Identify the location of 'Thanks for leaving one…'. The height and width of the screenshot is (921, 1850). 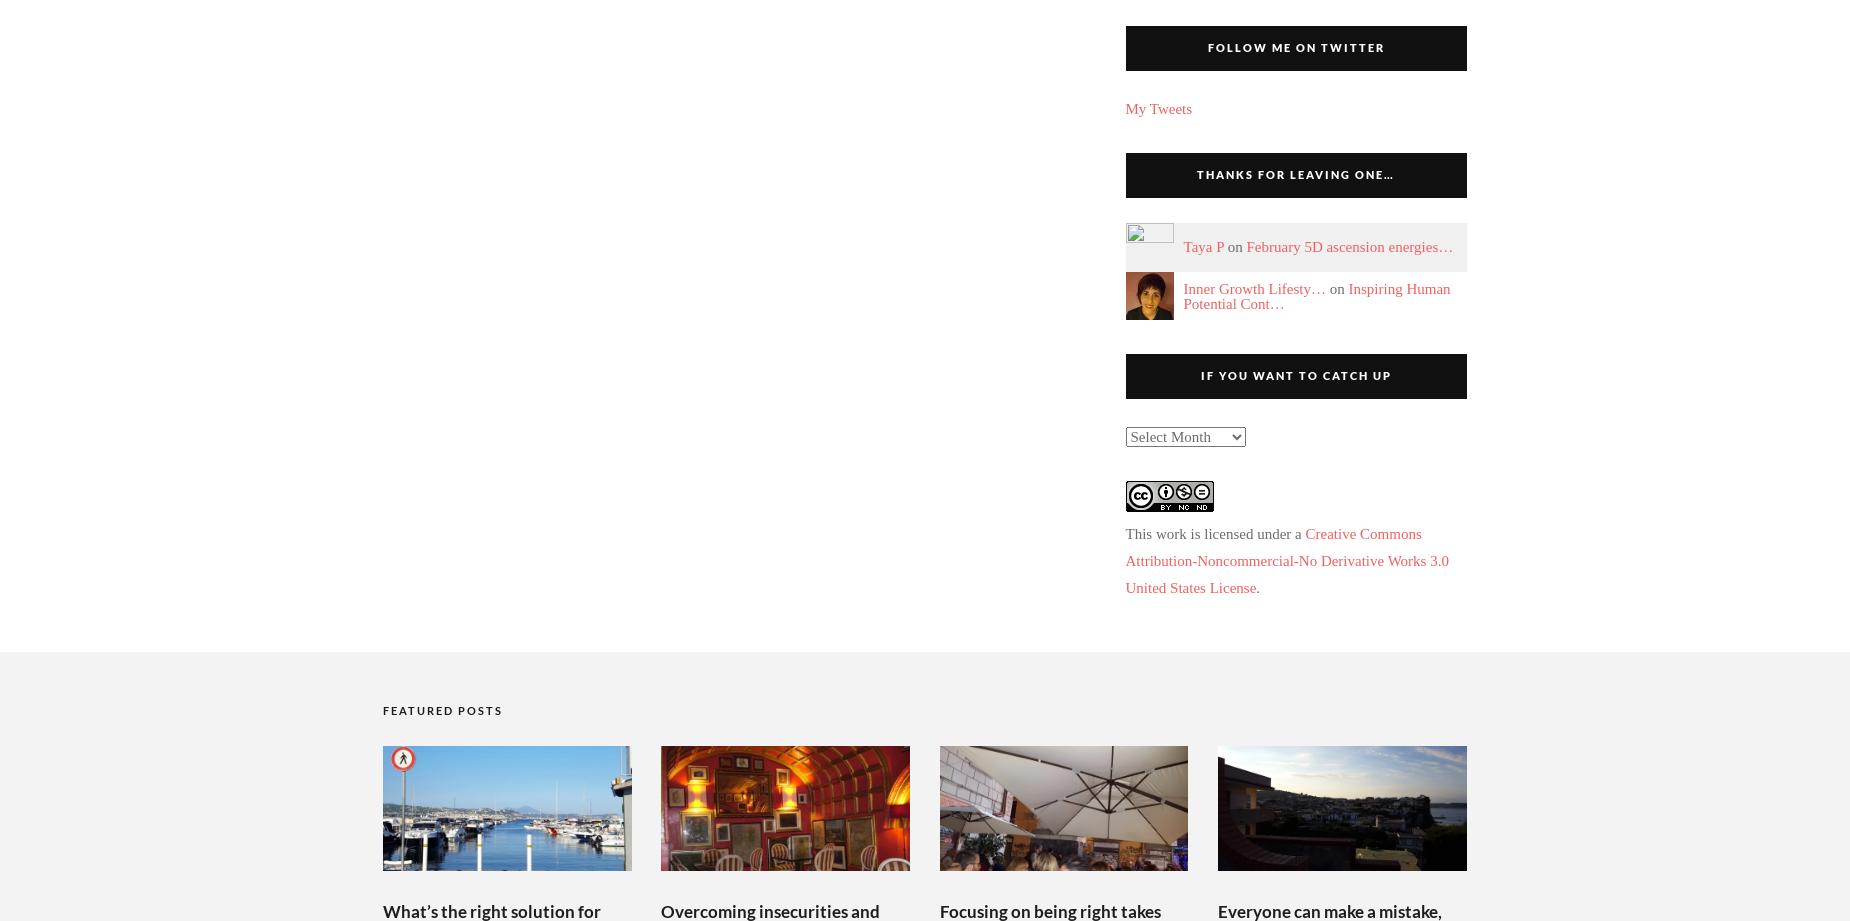
(1294, 173).